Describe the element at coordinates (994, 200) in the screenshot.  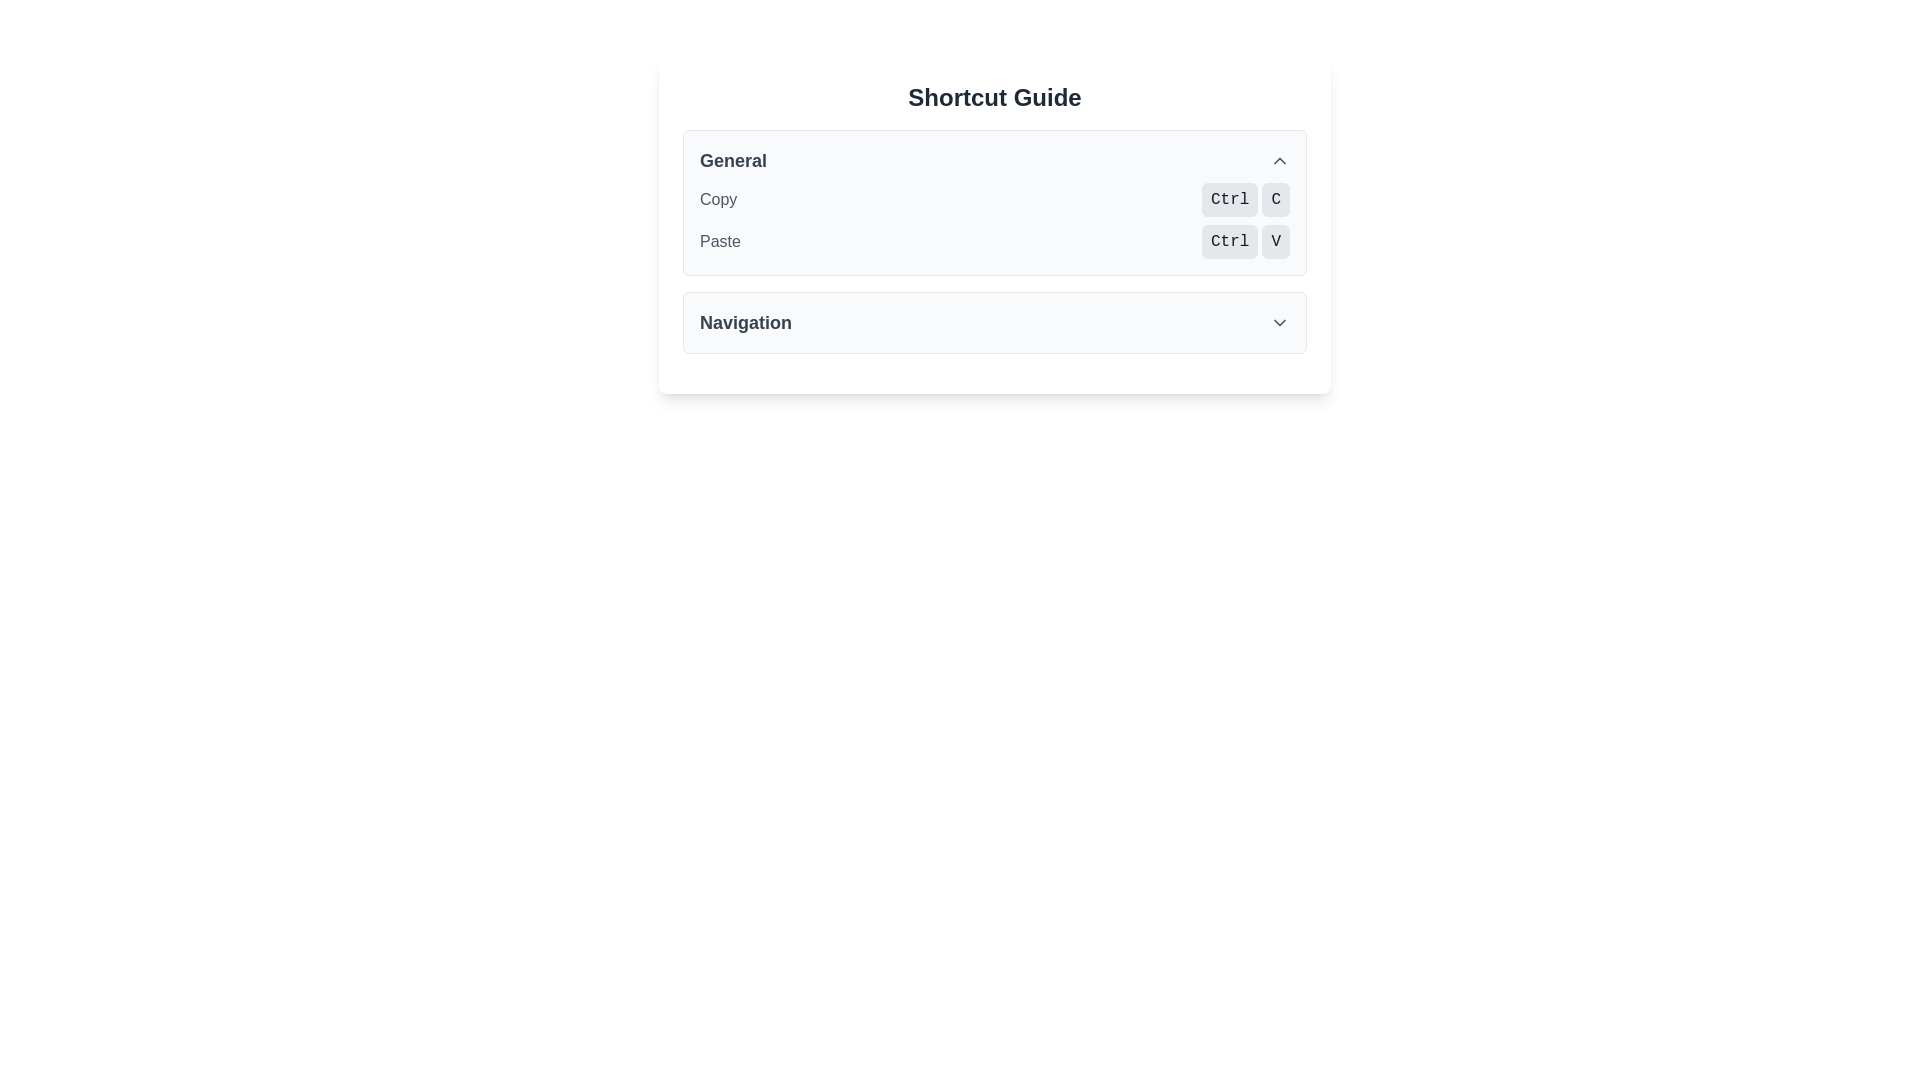
I see `the shortcut description for the Copy command, 'Ctrl C', located in the first row of the 'General' section in the Shortcut Guide interface` at that location.